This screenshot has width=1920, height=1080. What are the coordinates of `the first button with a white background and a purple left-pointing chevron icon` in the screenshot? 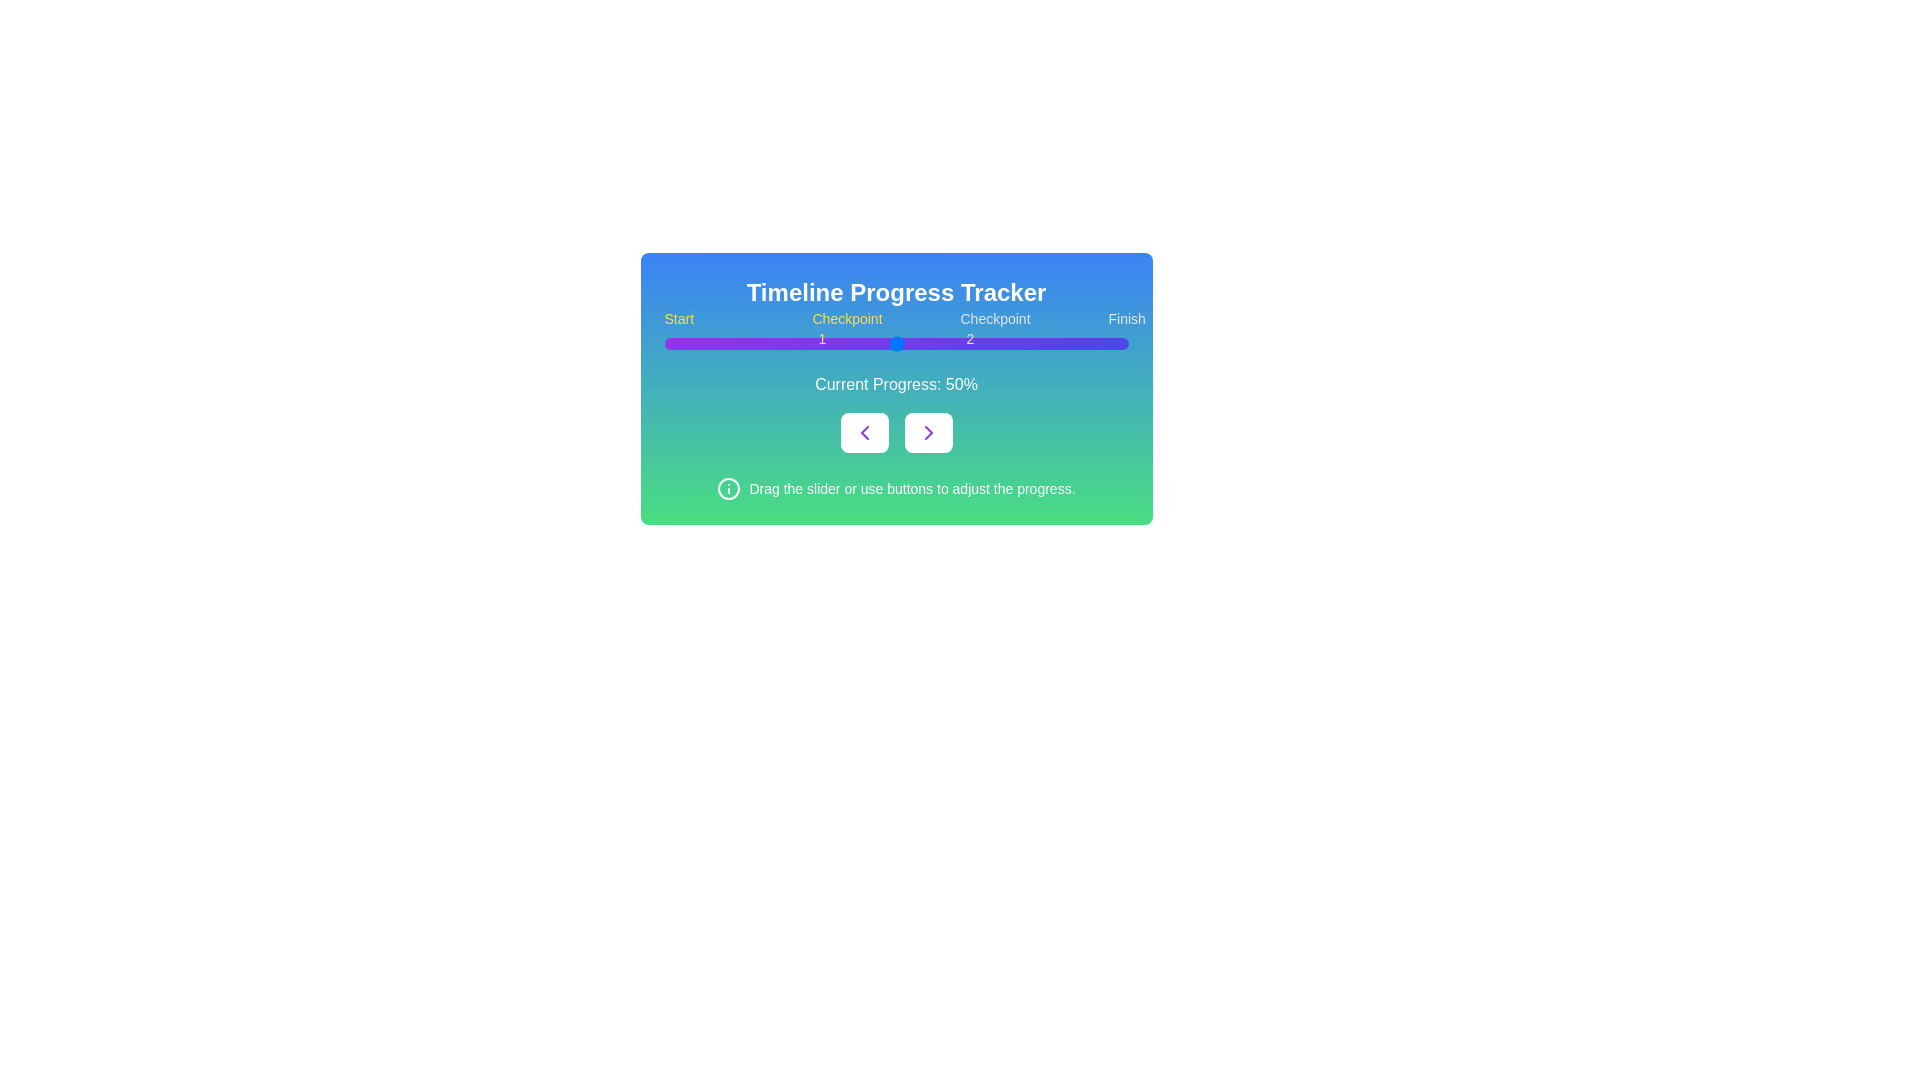 It's located at (864, 431).